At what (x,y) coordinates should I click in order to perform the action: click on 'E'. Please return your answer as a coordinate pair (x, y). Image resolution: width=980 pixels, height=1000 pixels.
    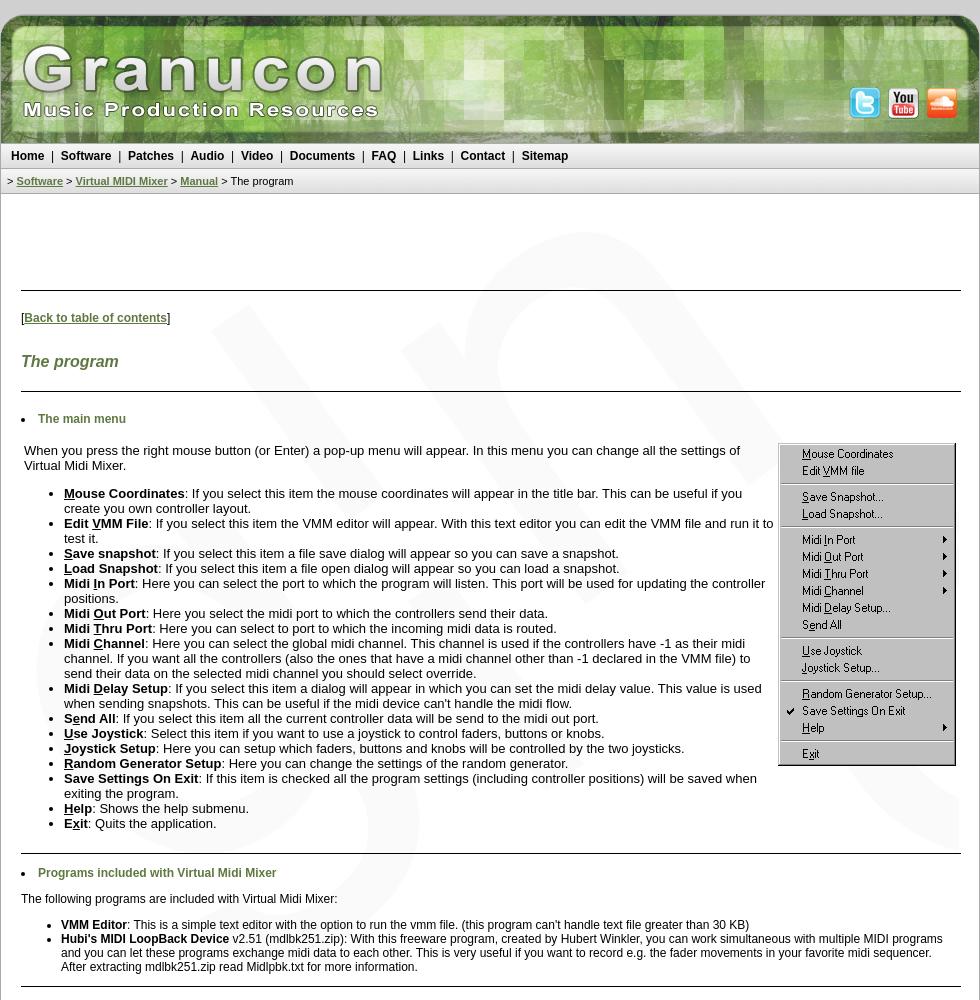
    Looking at the image, I should click on (68, 822).